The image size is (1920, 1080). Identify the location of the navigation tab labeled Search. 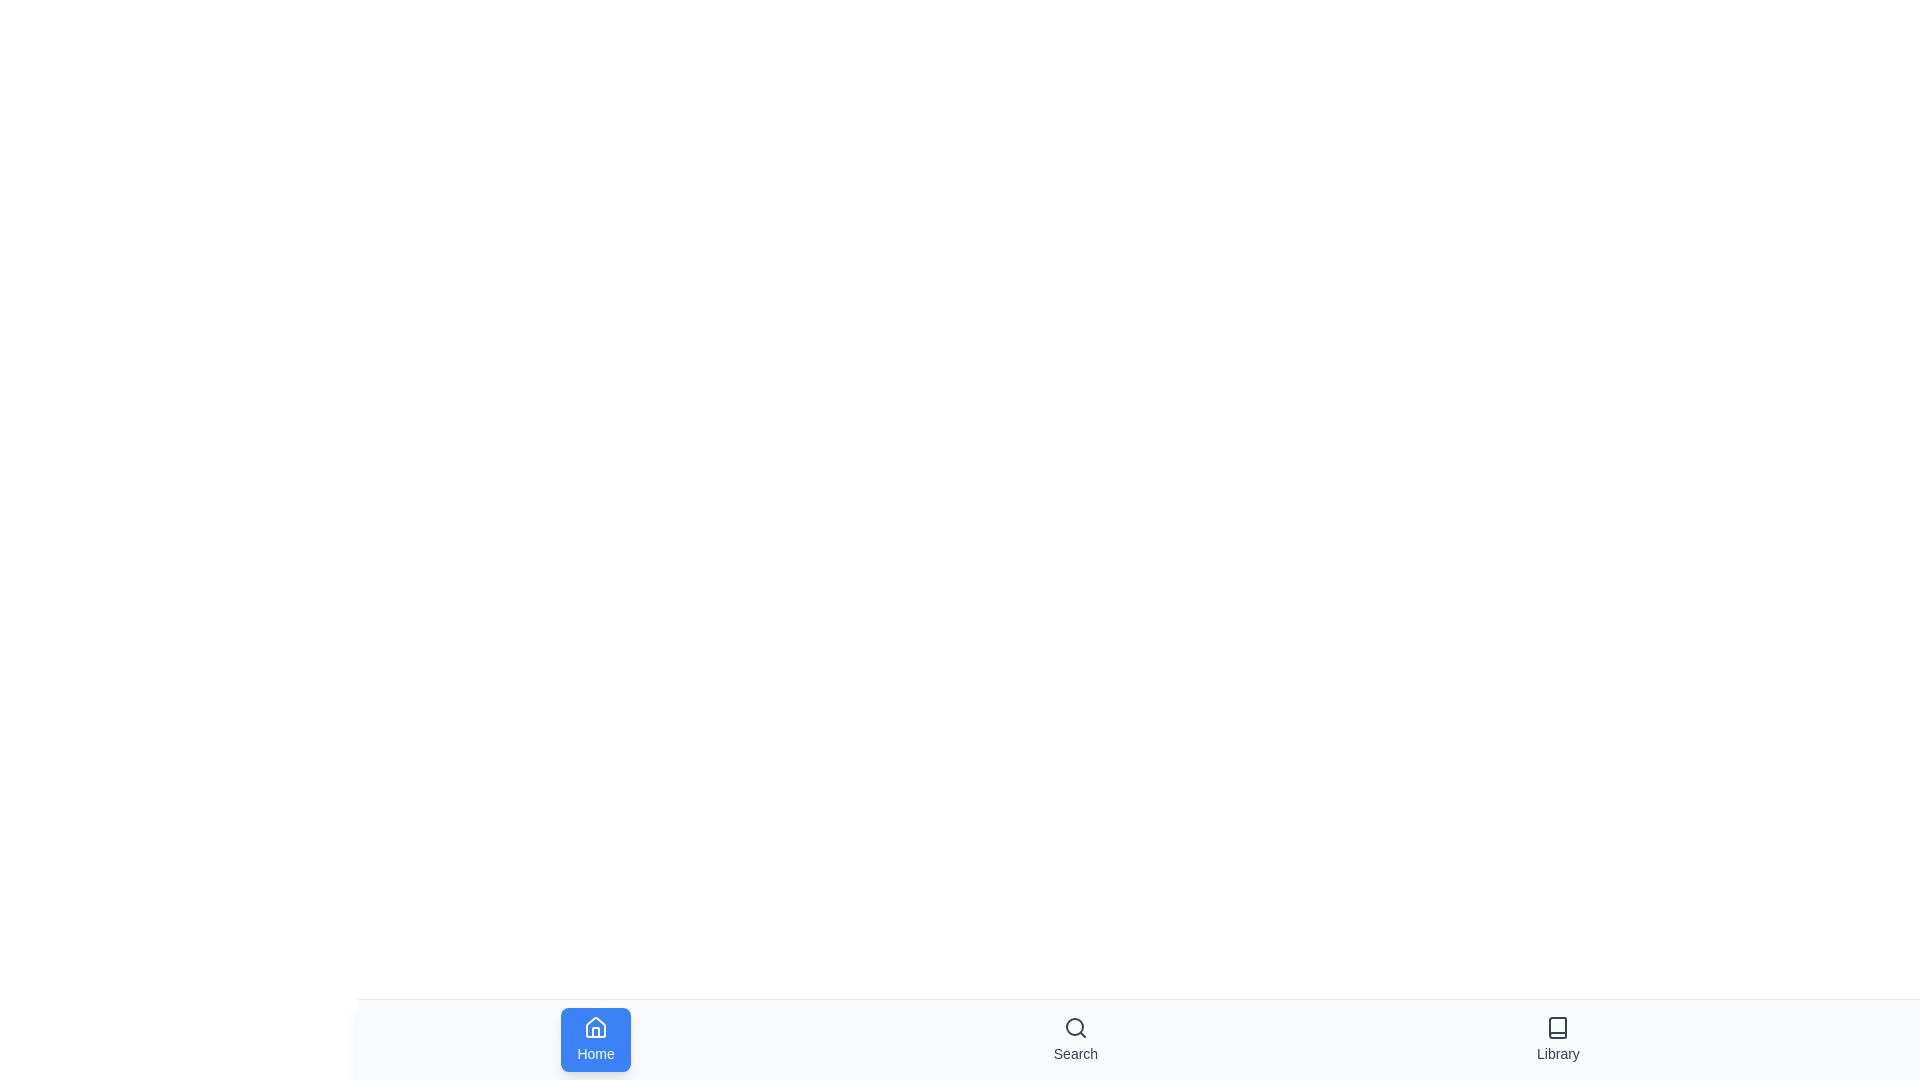
(1074, 1039).